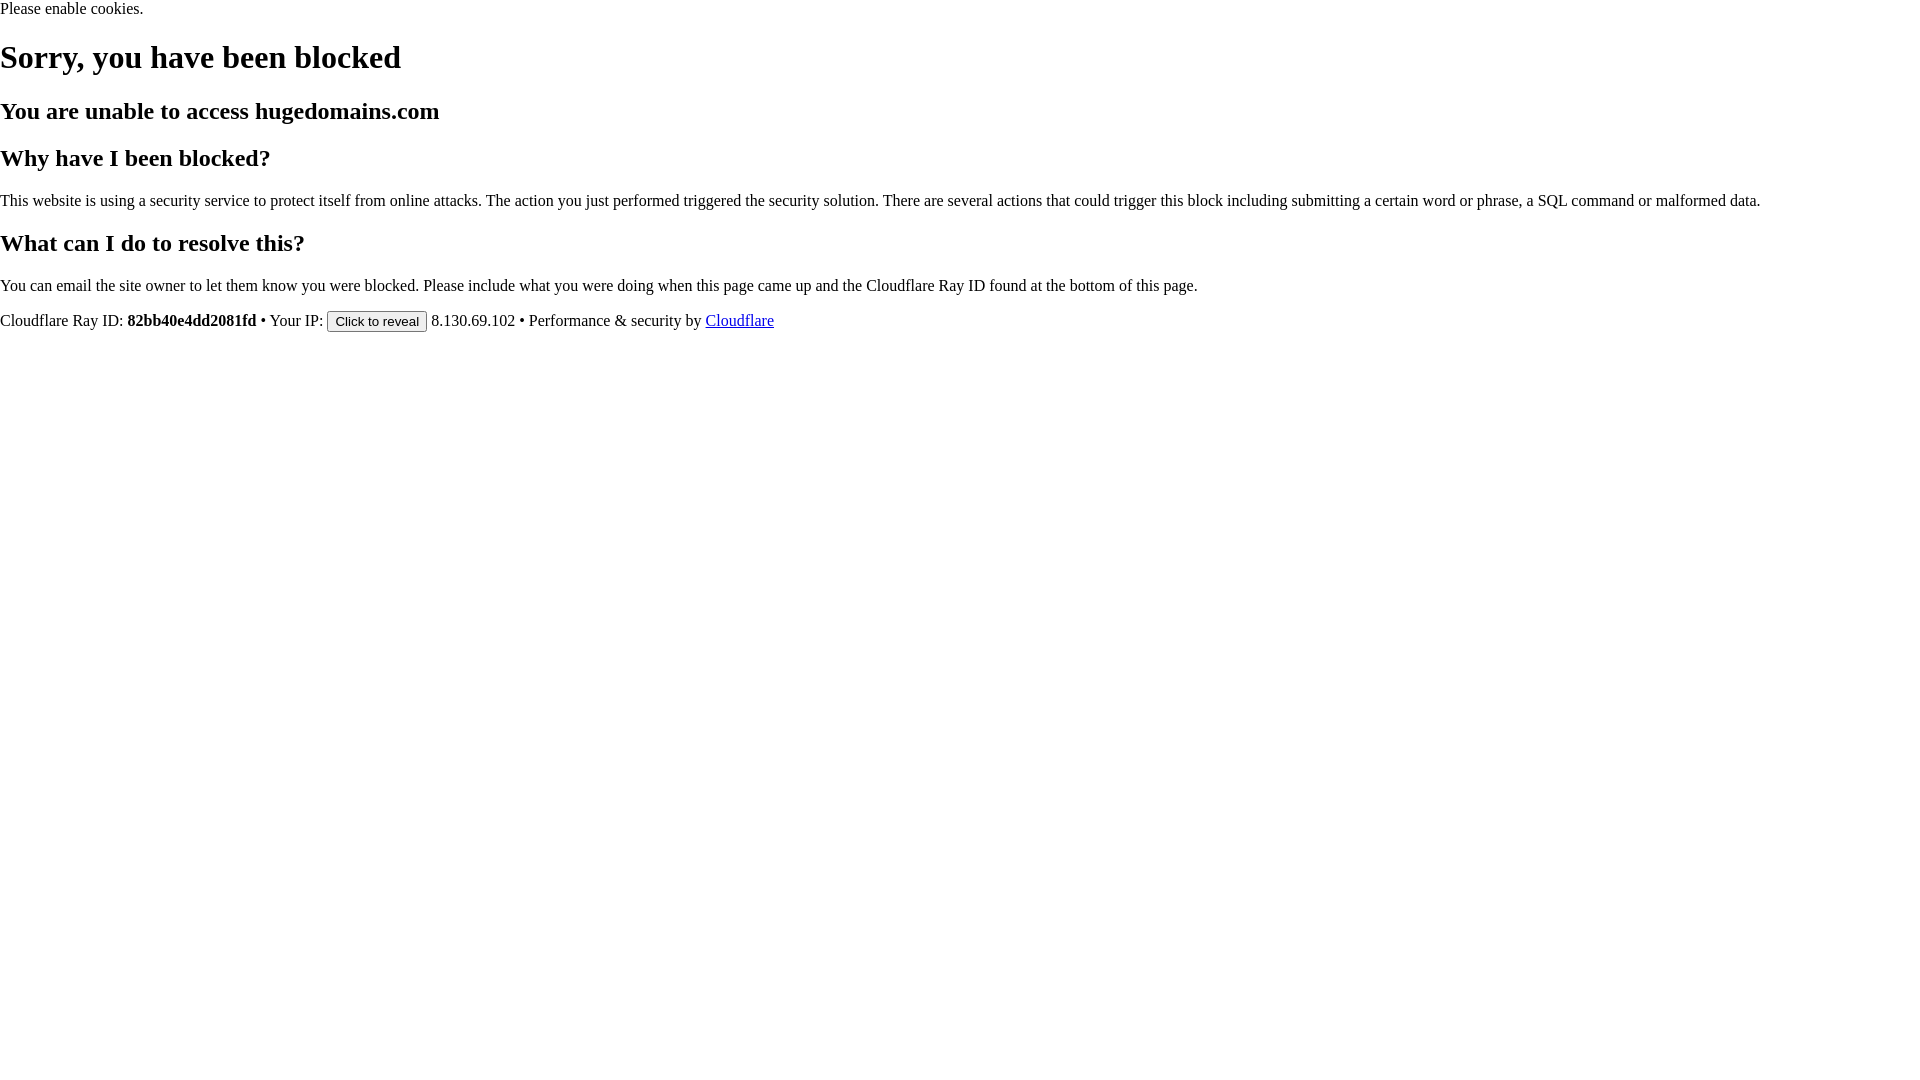  What do you see at coordinates (738, 319) in the screenshot?
I see `'Cloudflare'` at bounding box center [738, 319].